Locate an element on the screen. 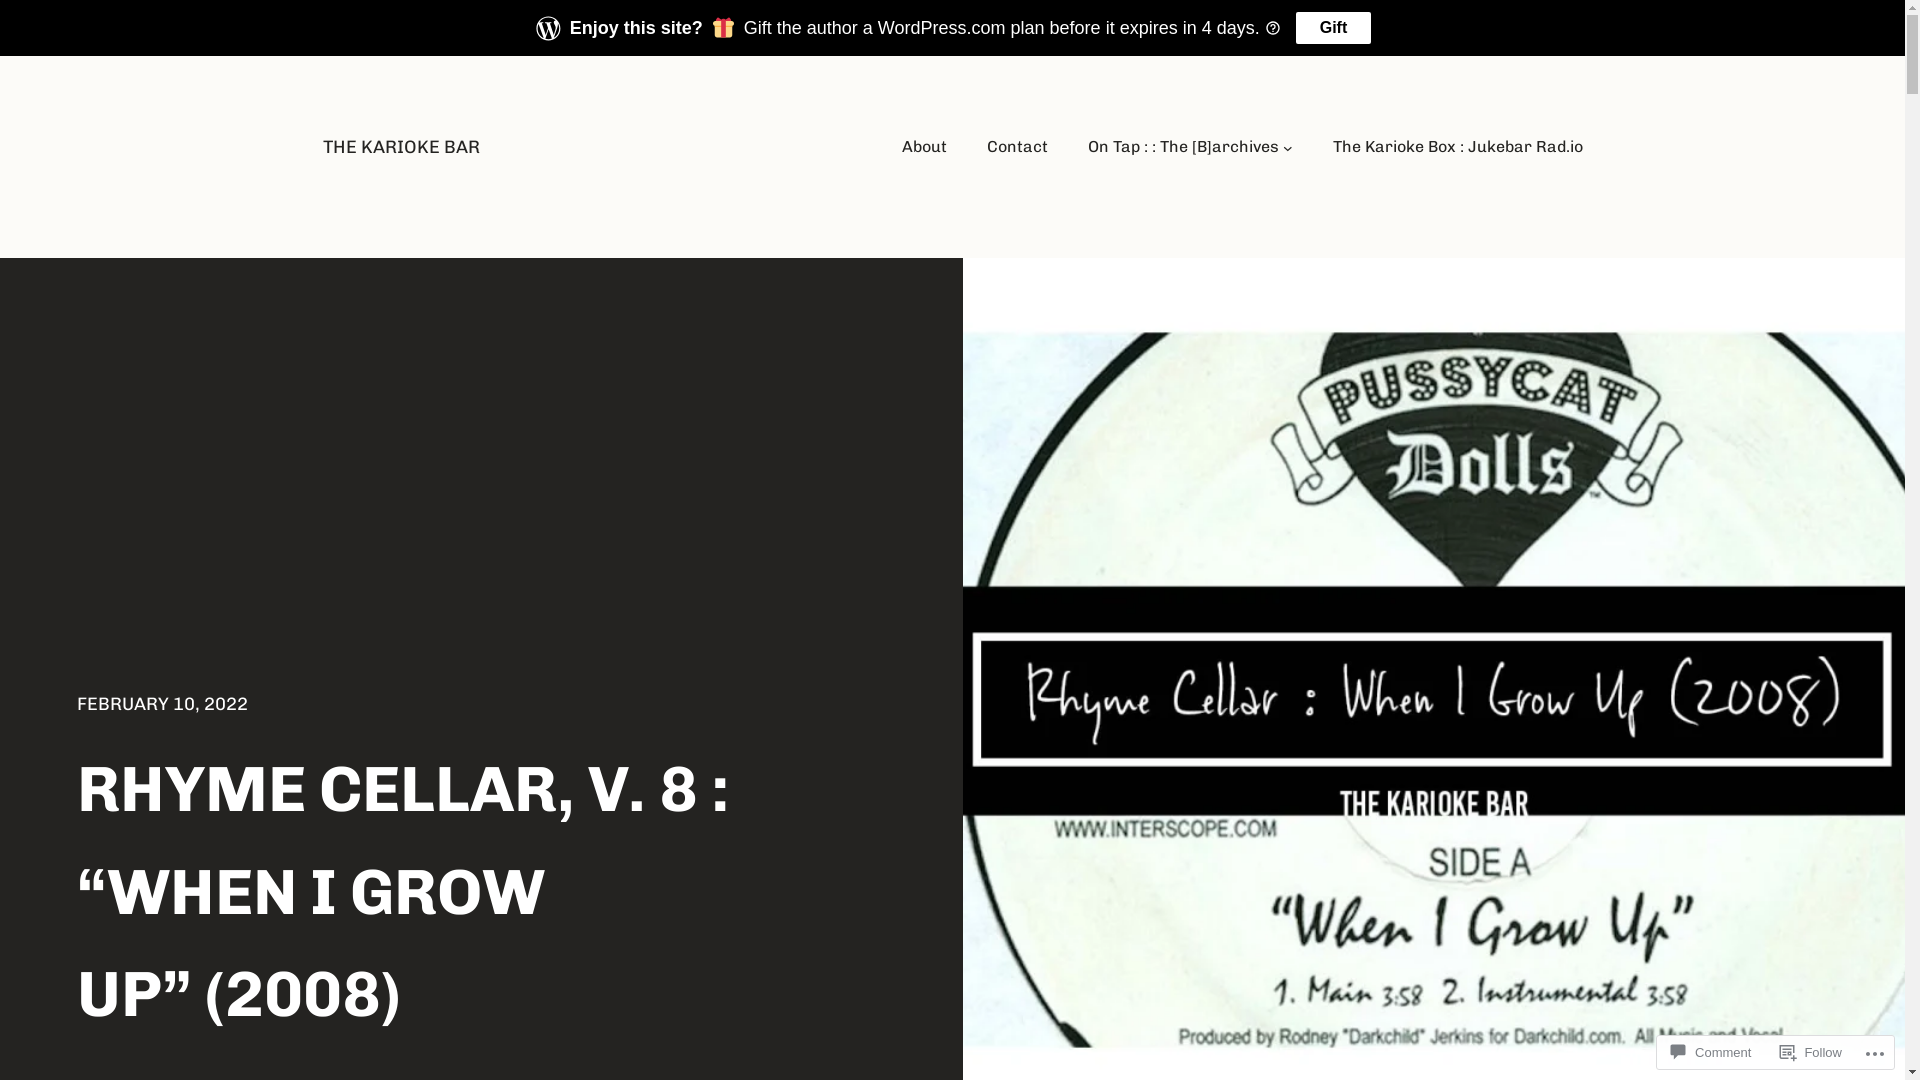 The image size is (1920, 1080). 'Follow' is located at coordinates (1810, 1051).